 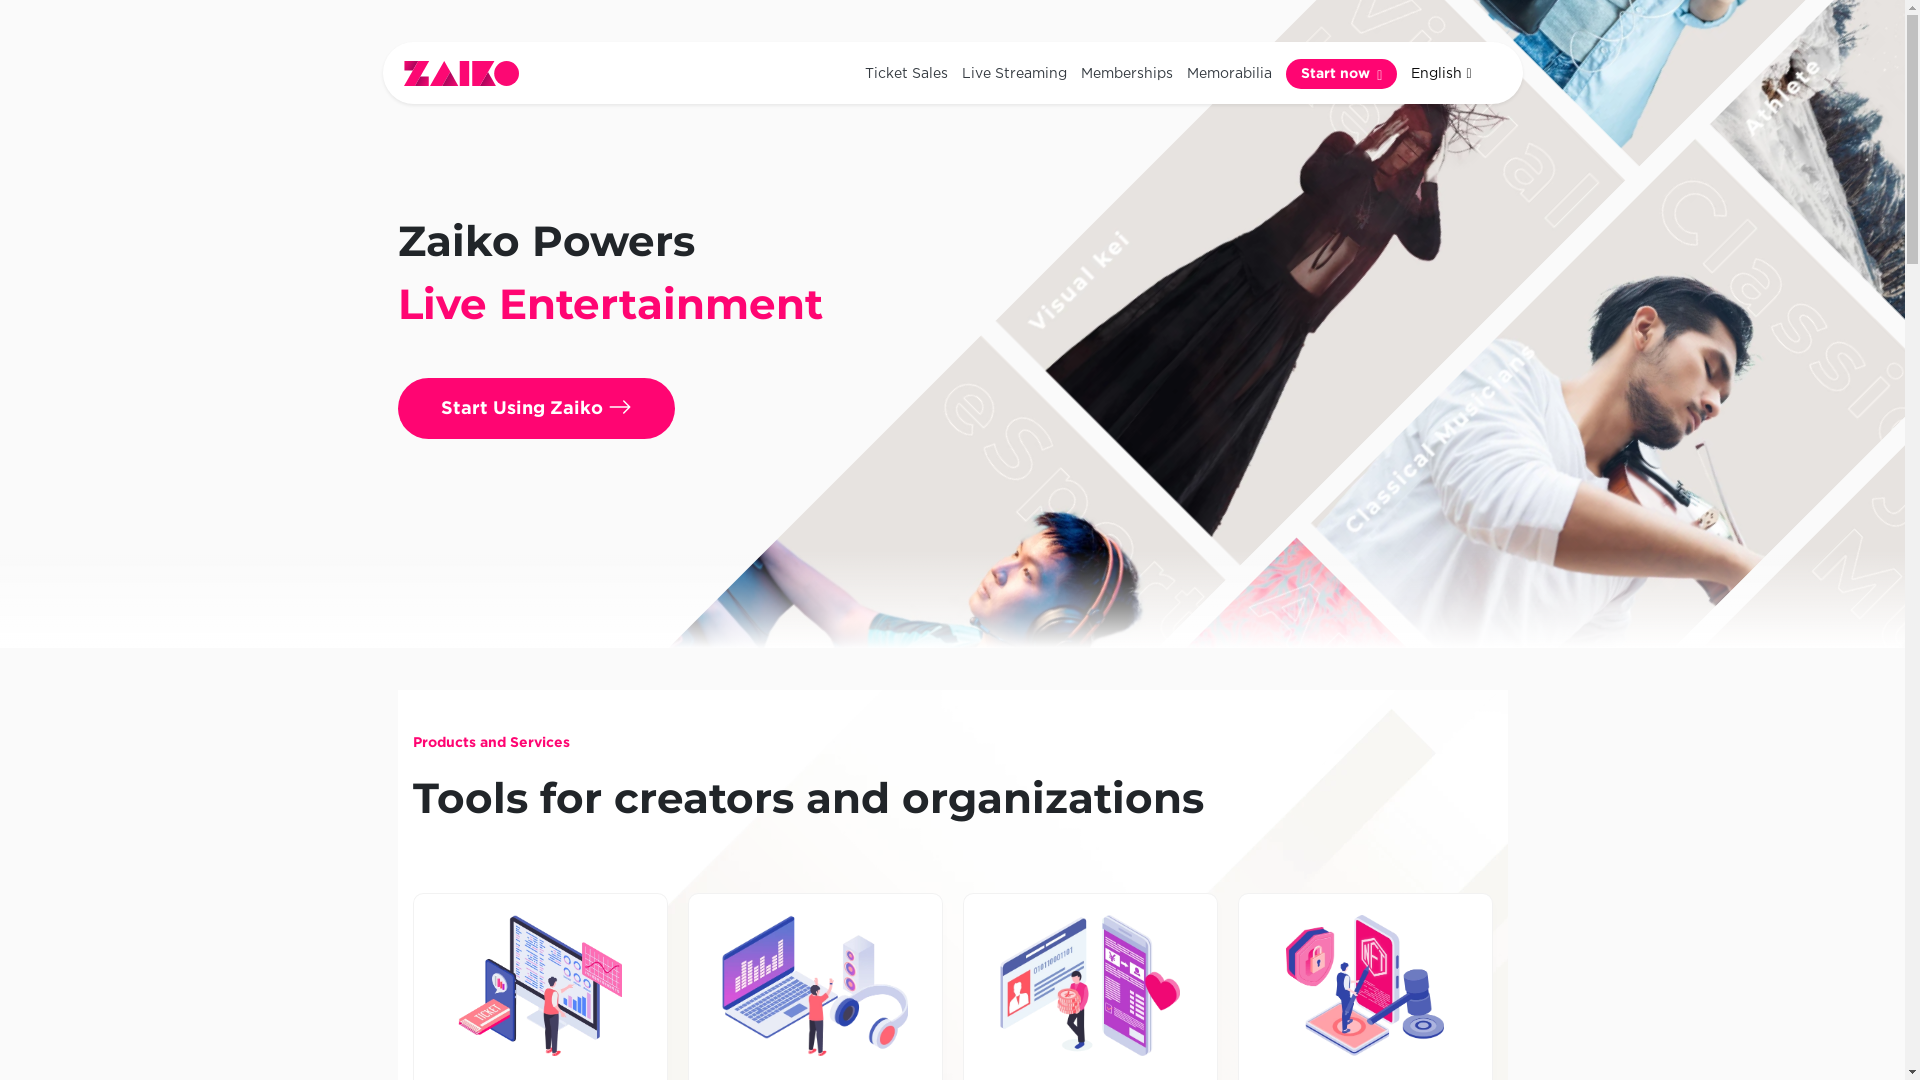 I want to click on 'English', so click(x=1402, y=72).